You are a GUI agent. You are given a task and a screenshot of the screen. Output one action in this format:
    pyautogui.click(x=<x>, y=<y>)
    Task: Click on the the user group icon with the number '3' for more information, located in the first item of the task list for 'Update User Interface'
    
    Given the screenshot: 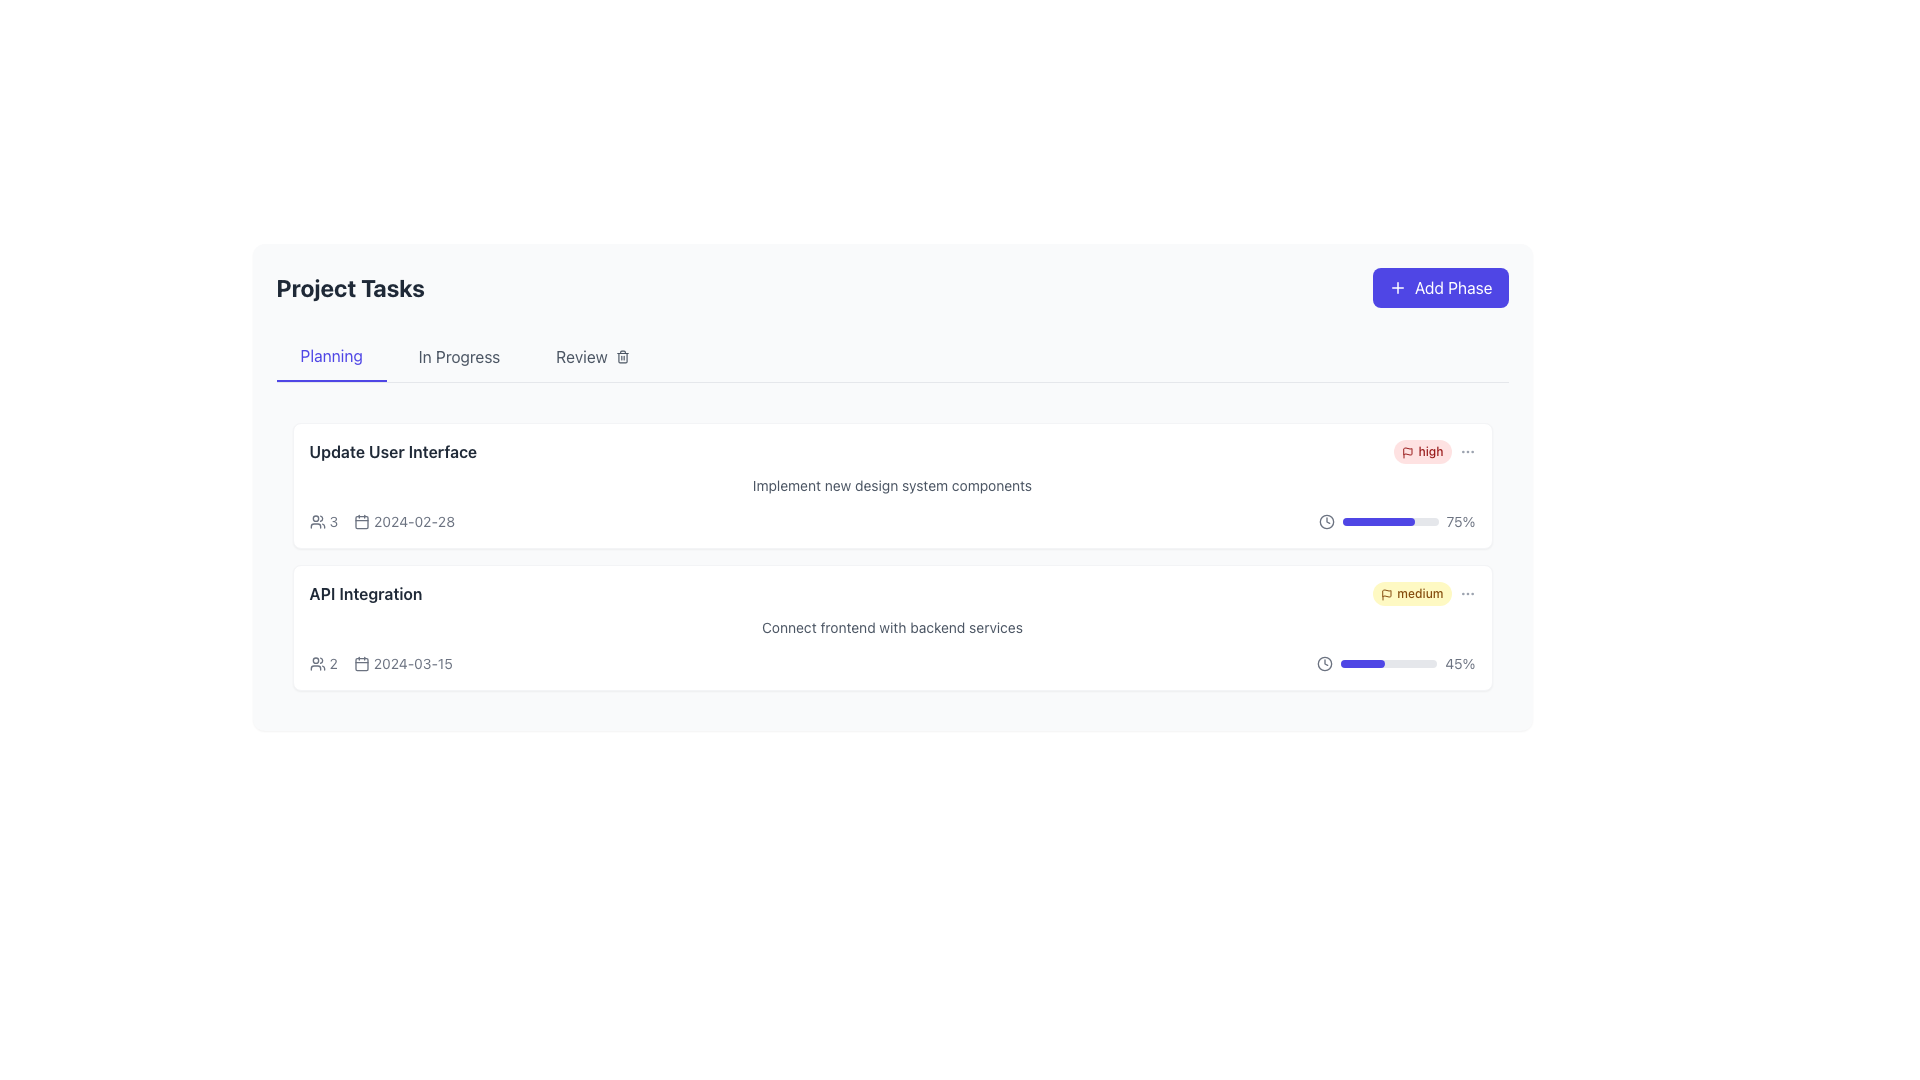 What is the action you would take?
    pyautogui.click(x=323, y=520)
    